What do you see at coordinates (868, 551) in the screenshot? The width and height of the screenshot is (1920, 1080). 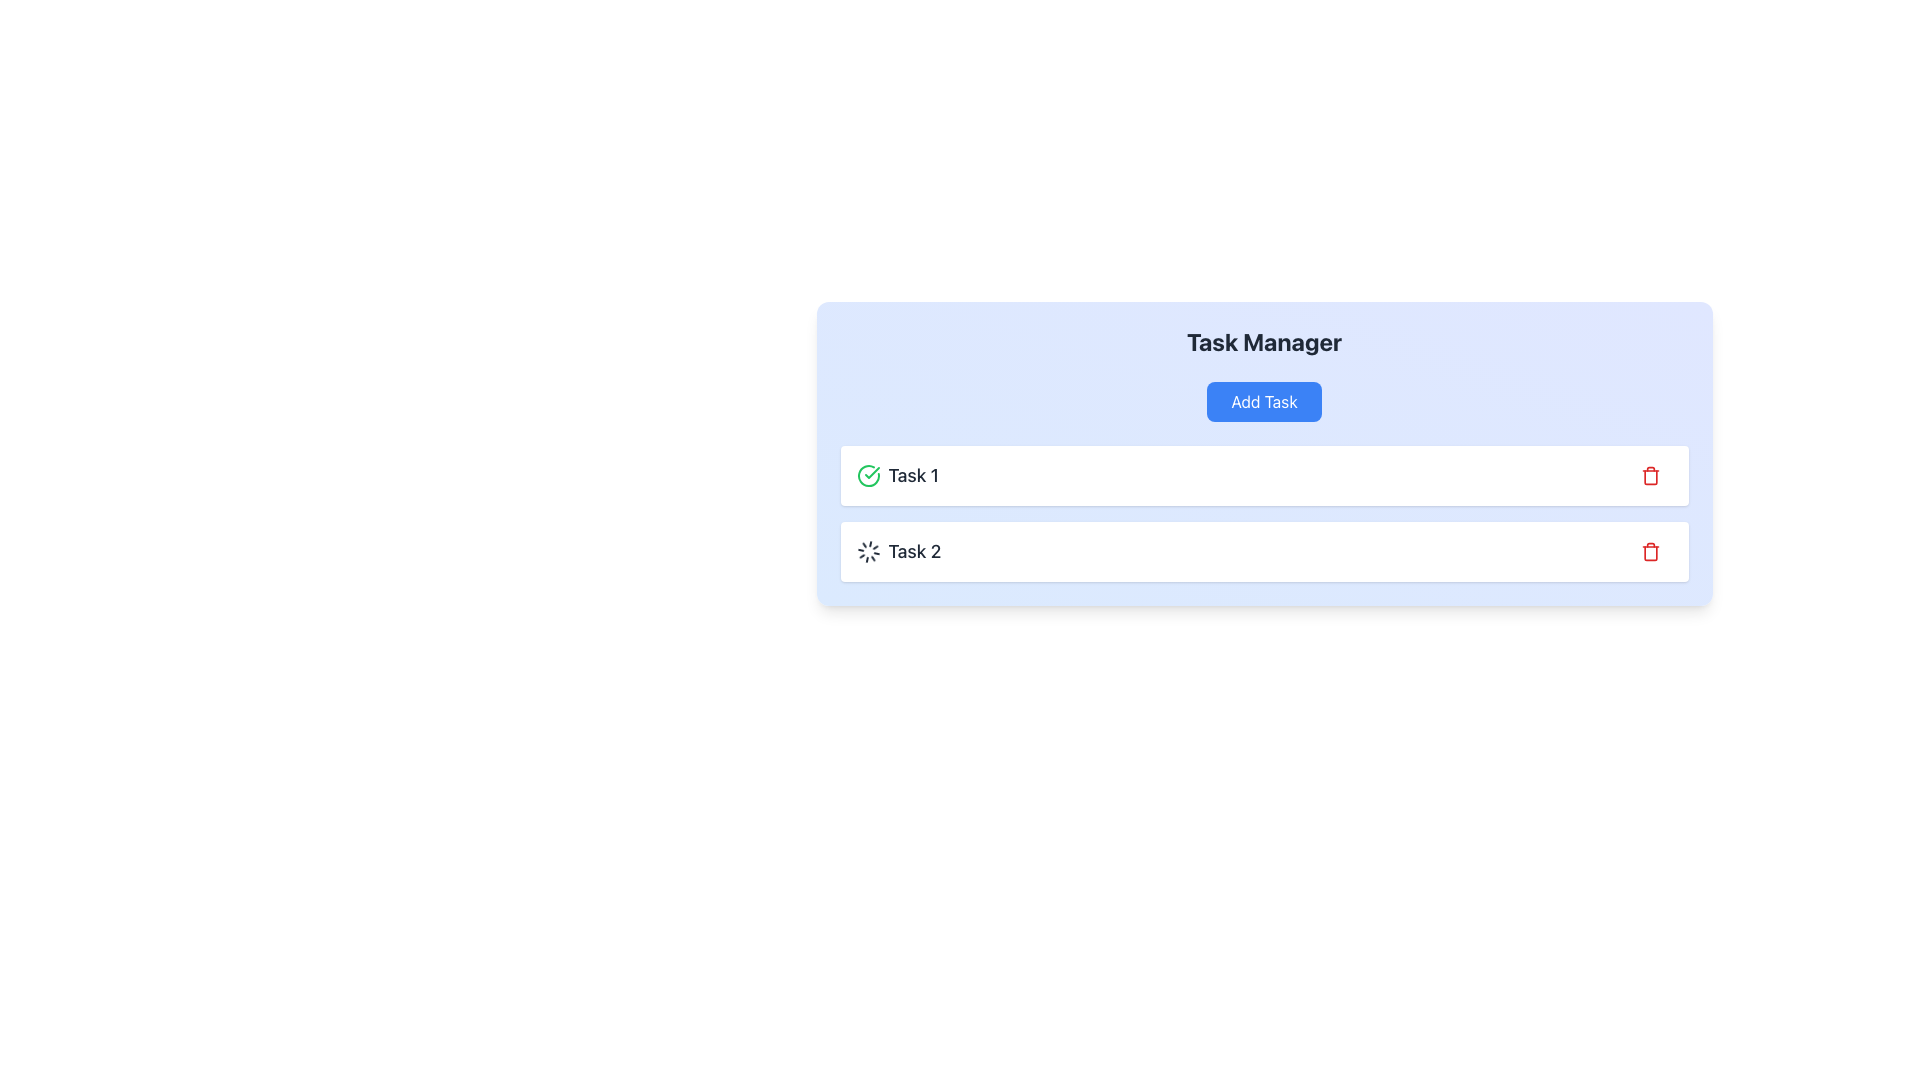 I see `the spinning loader icon located to the left of the text 'Task 2' in the second row of the task list under 'Task Manager'` at bounding box center [868, 551].